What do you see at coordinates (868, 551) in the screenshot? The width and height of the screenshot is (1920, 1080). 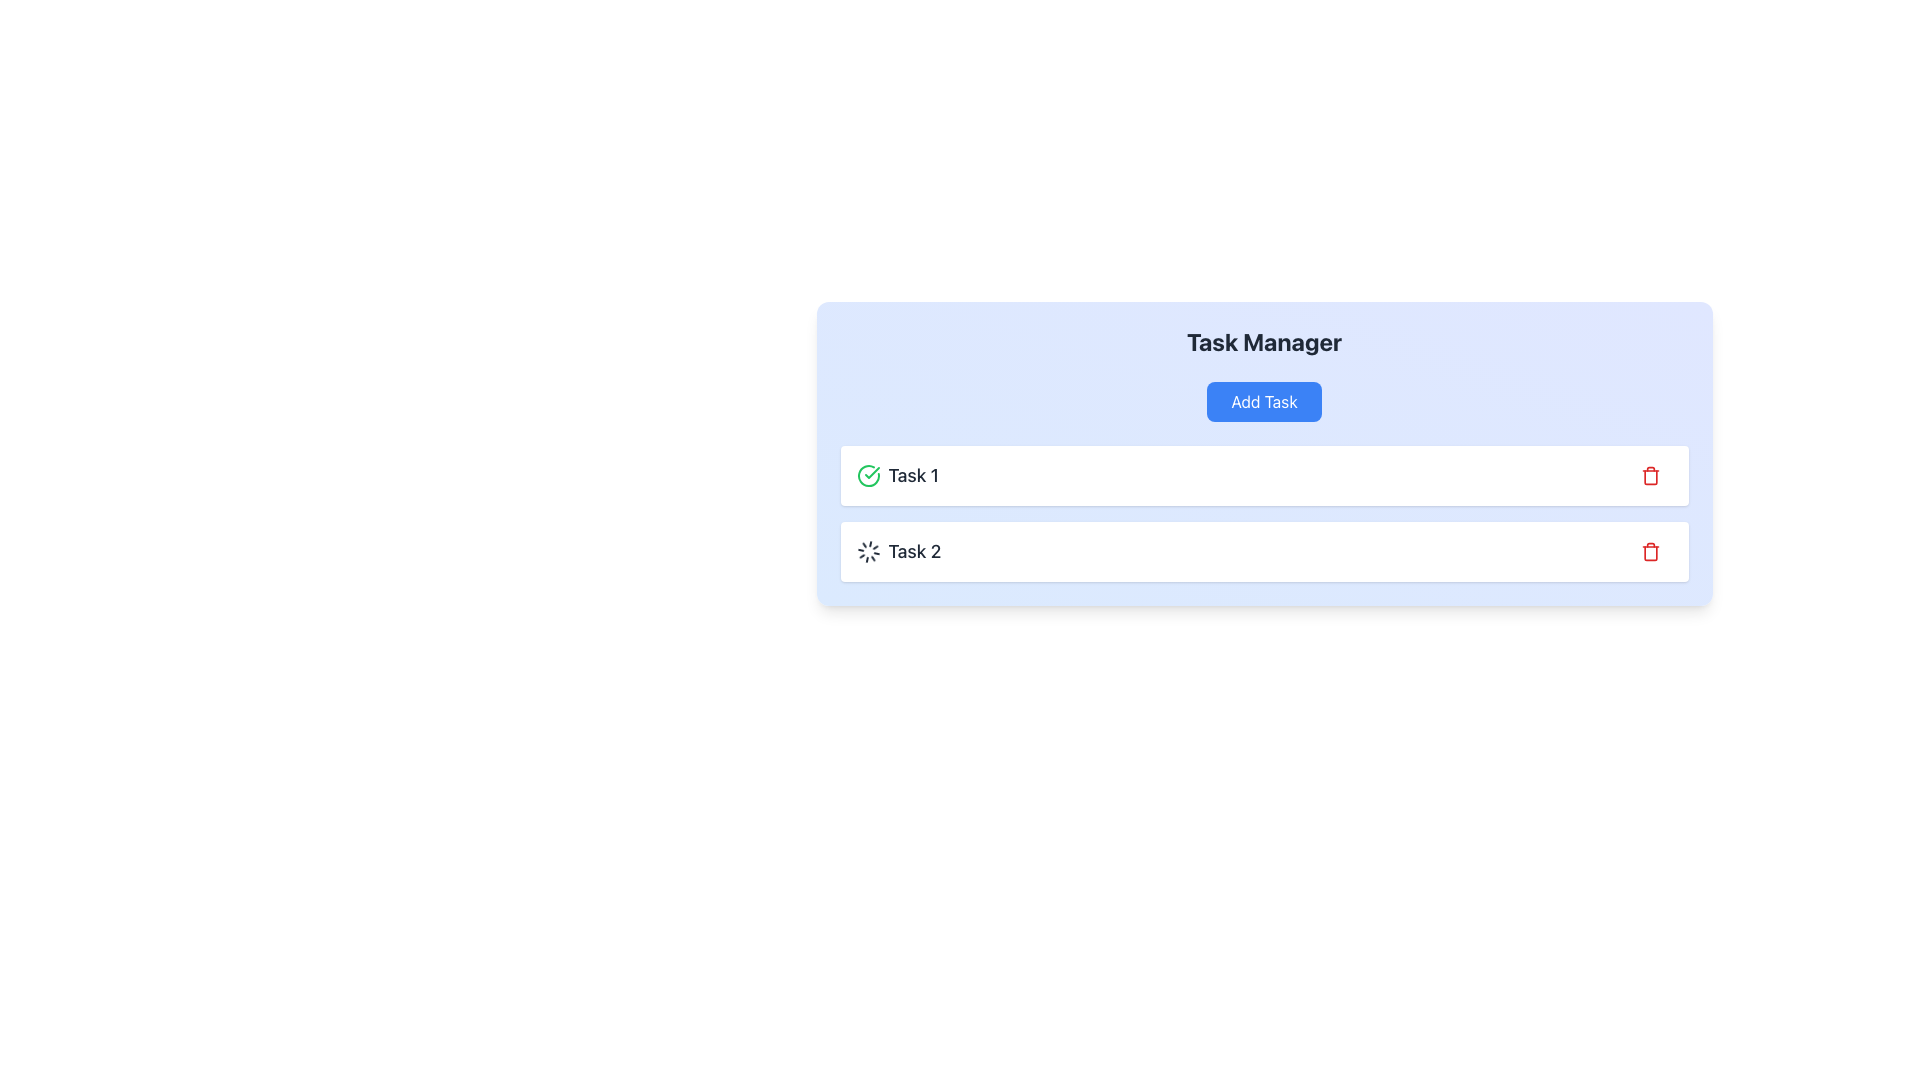 I see `the spinning loader icon located to the left of the text 'Task 2' in the second row of the task list under 'Task Manager'` at bounding box center [868, 551].